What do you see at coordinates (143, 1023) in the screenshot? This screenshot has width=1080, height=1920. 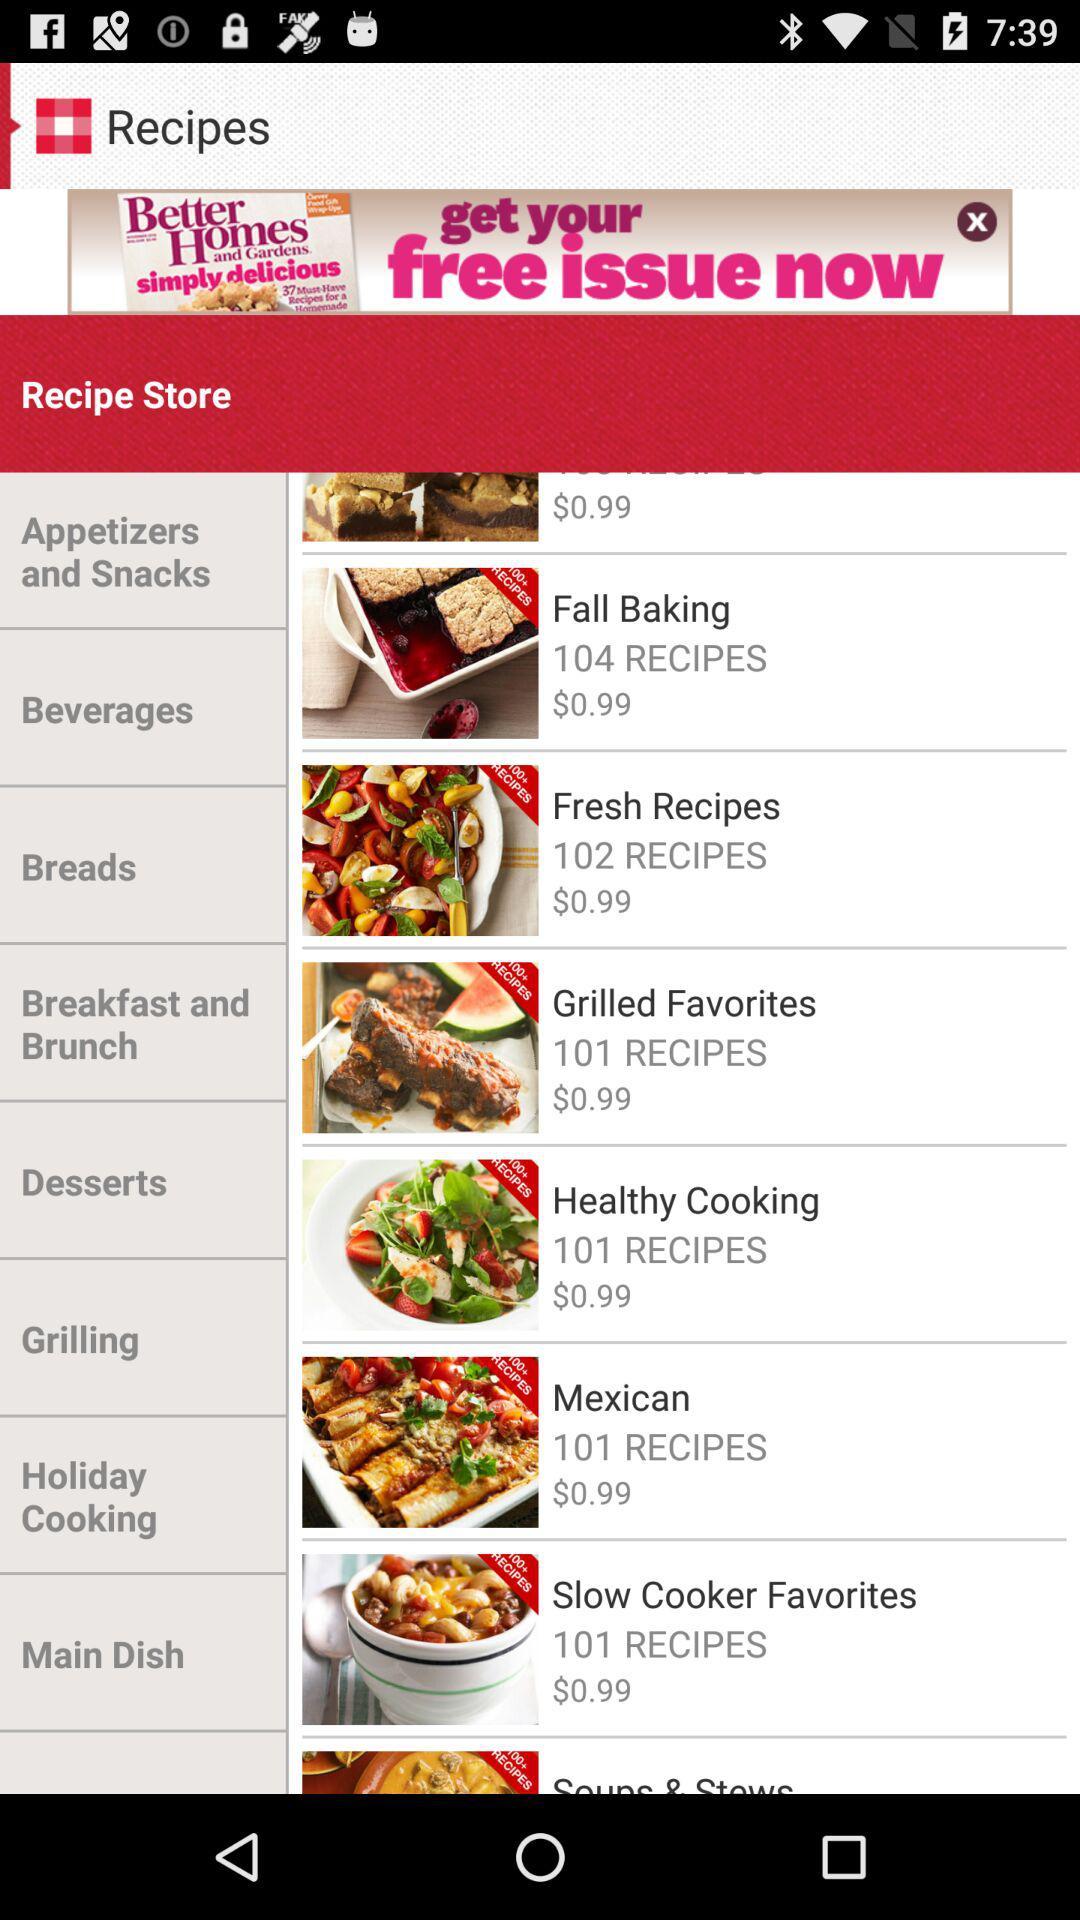 I see `breakfast and brunch item` at bounding box center [143, 1023].